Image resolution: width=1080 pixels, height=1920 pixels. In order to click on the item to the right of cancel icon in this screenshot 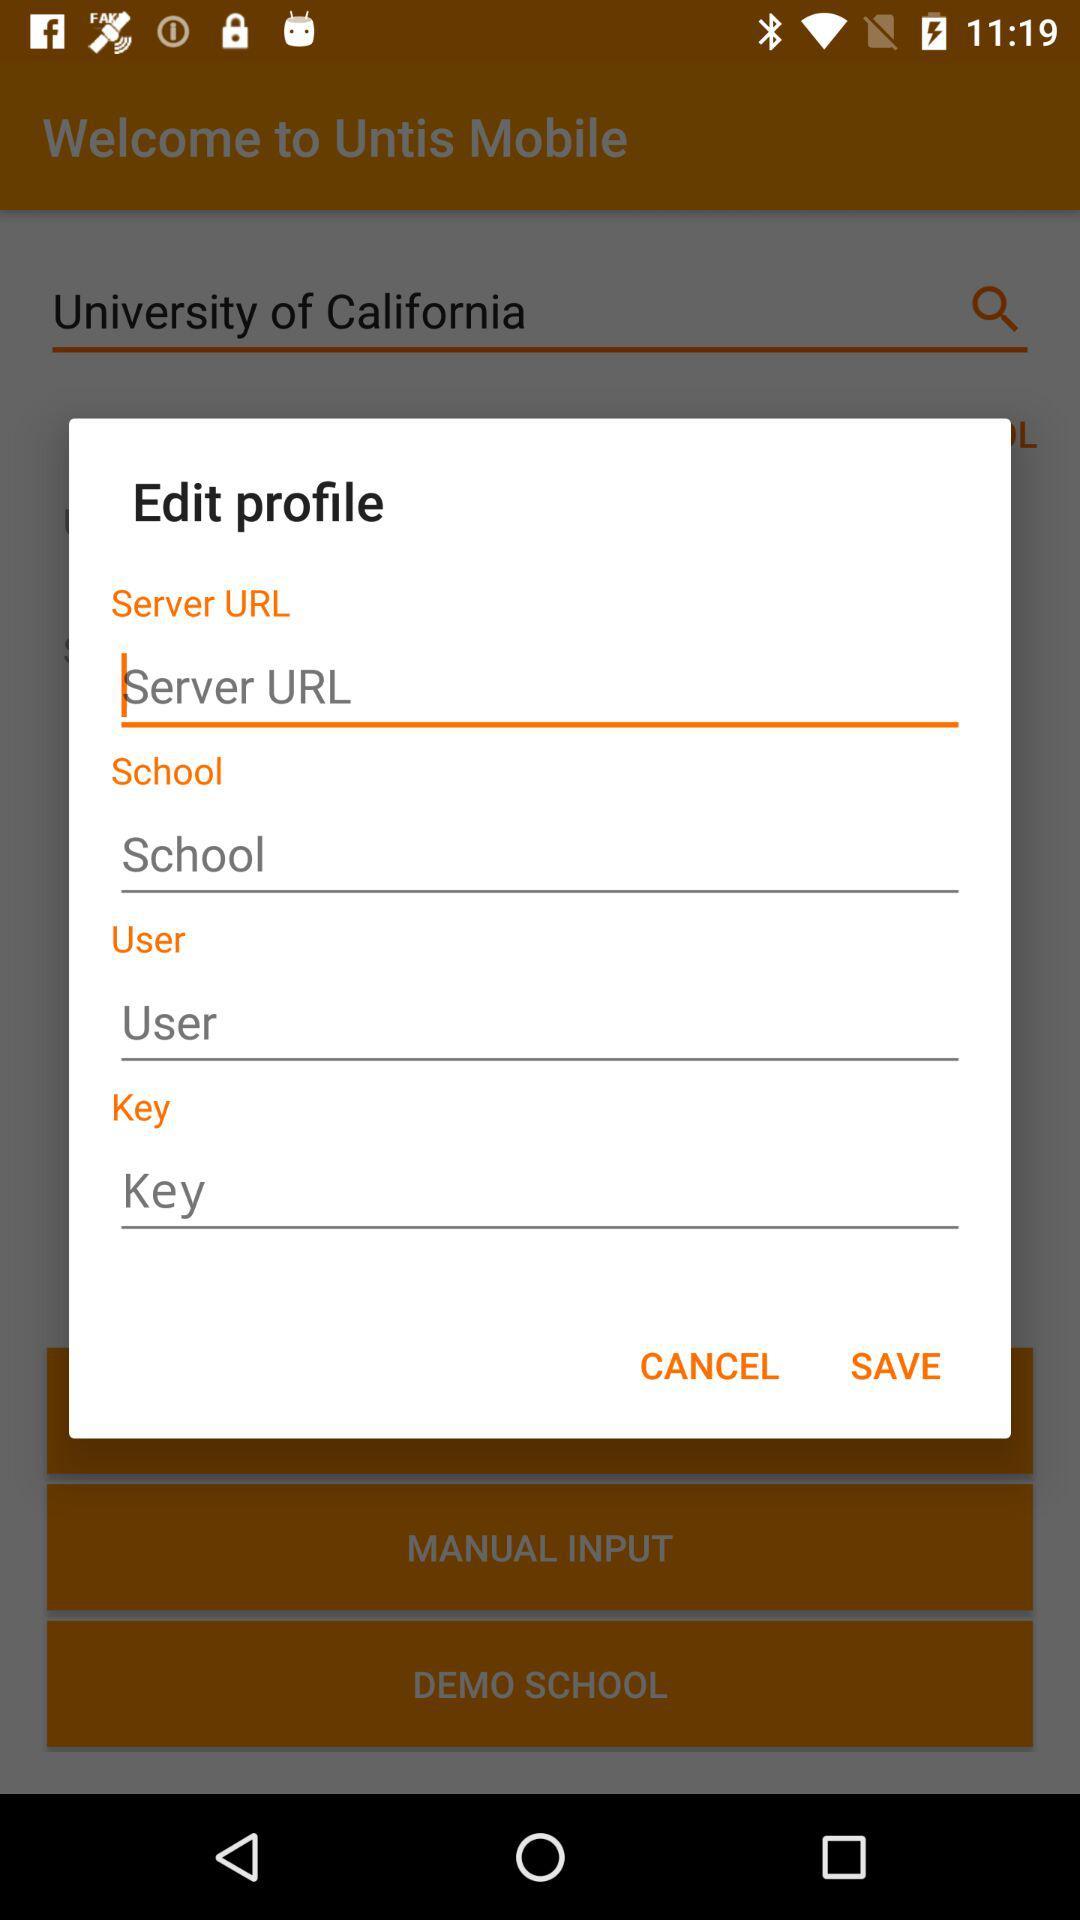, I will do `click(894, 1363)`.